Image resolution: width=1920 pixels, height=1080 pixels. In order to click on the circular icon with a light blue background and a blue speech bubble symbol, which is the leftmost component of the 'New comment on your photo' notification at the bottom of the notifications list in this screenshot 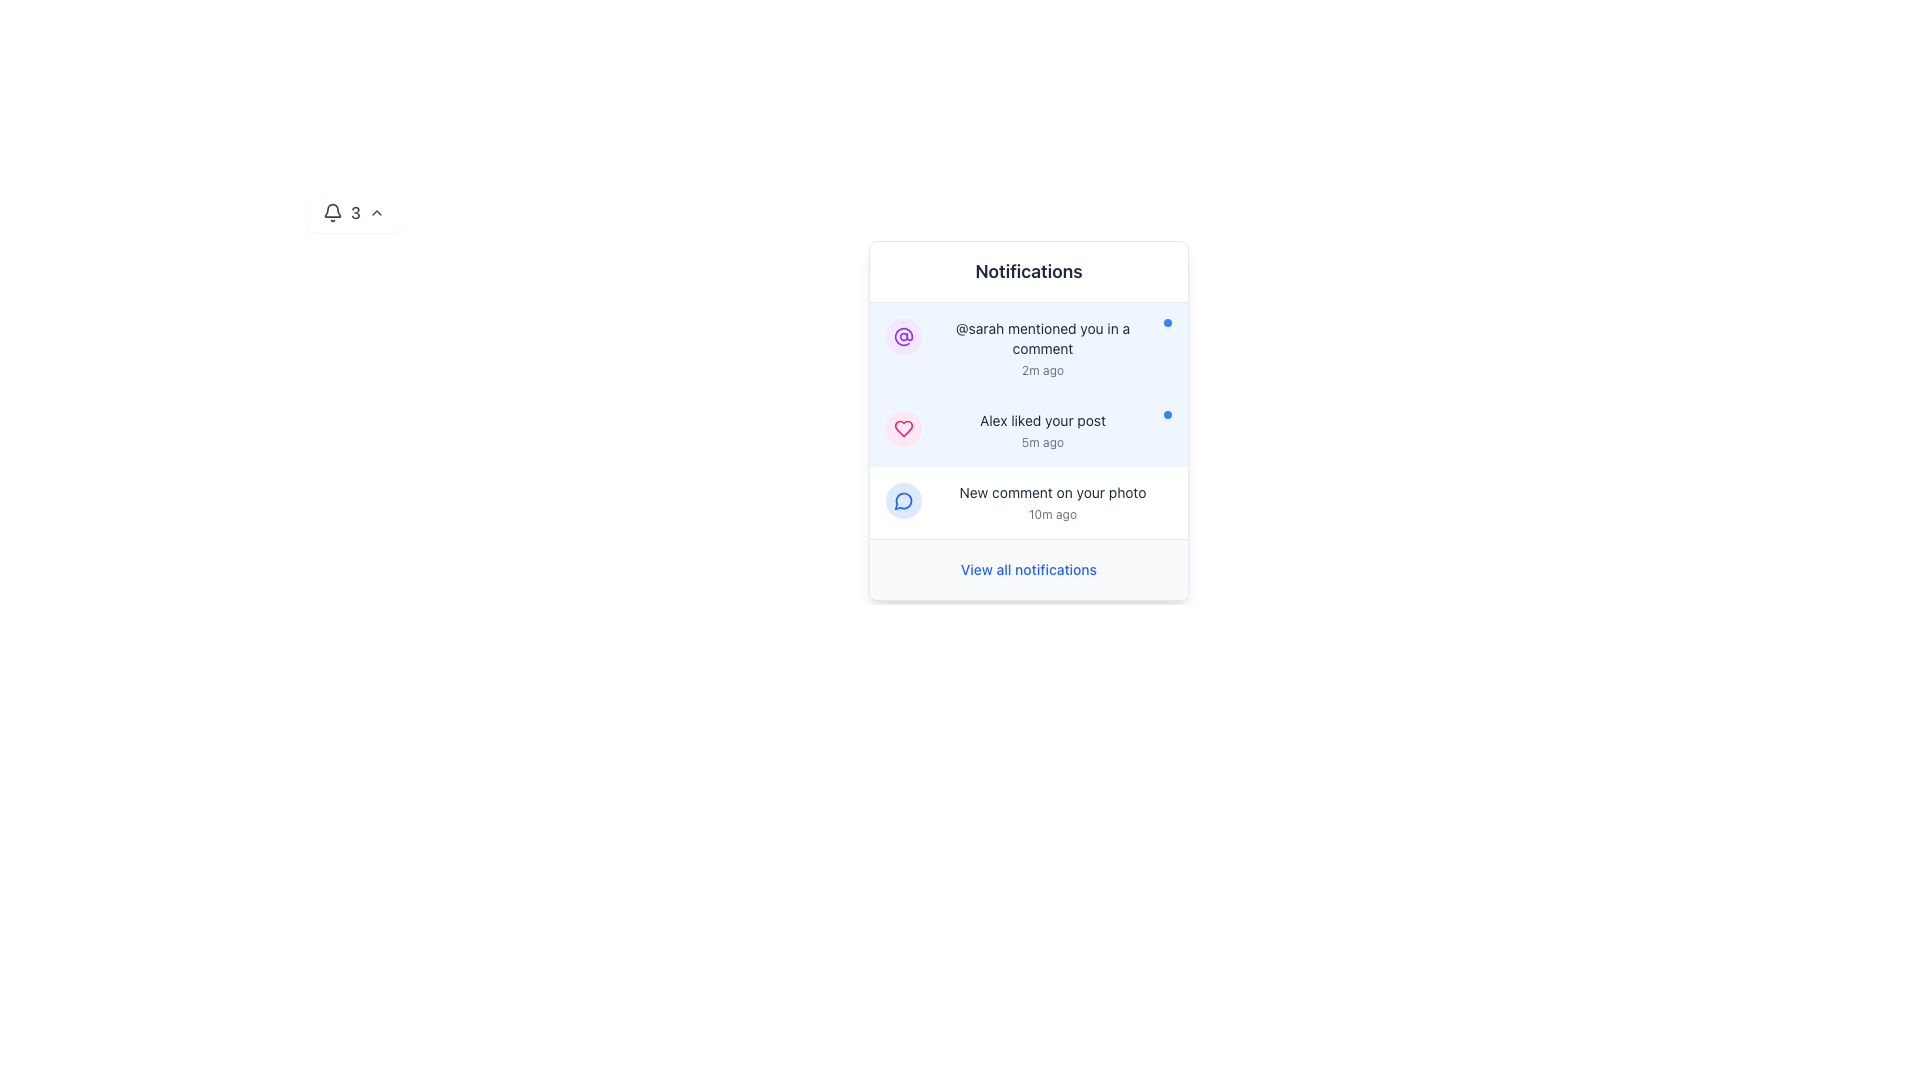, I will do `click(902, 500)`.